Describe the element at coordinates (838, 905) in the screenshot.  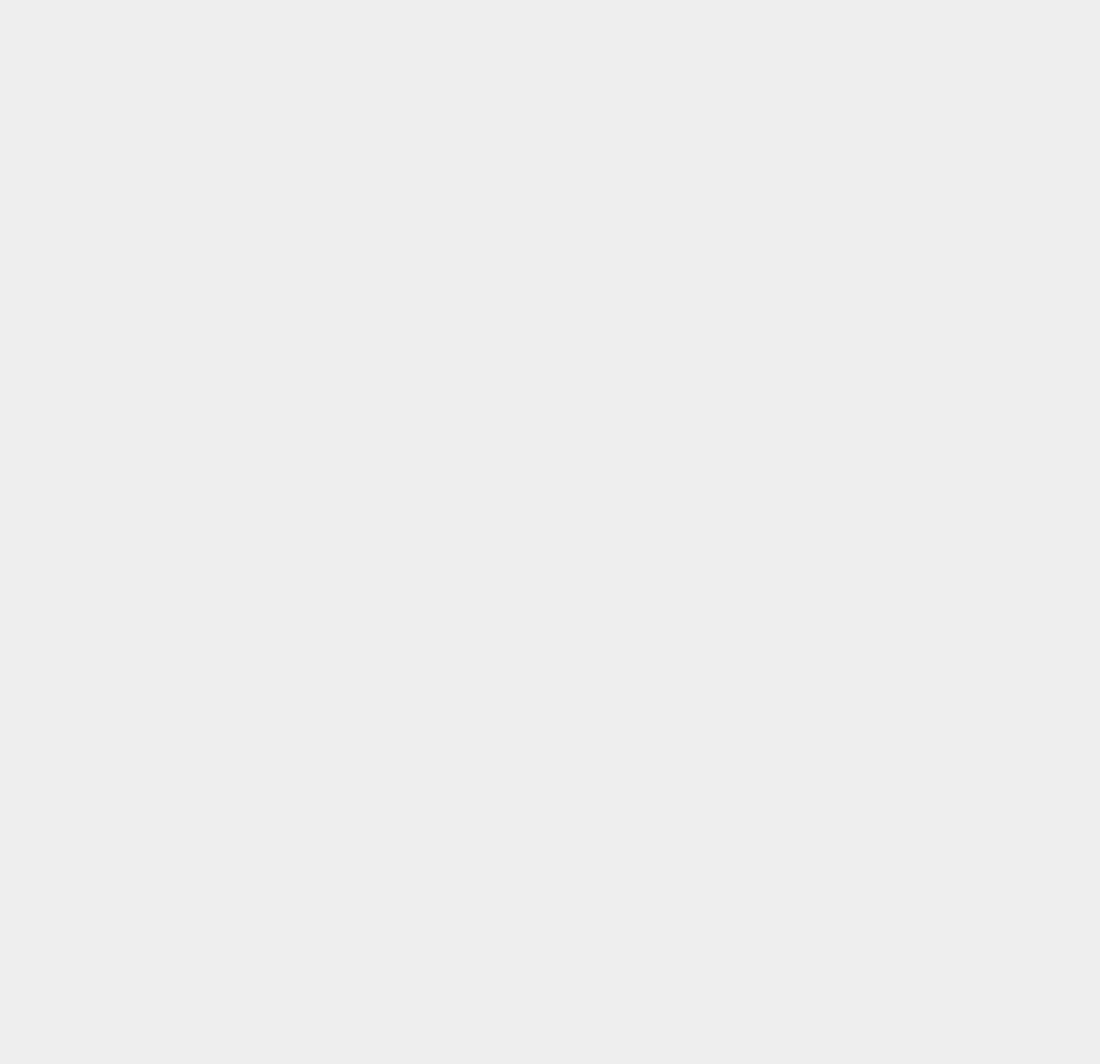
I see `'Android USB Drivers'` at that location.